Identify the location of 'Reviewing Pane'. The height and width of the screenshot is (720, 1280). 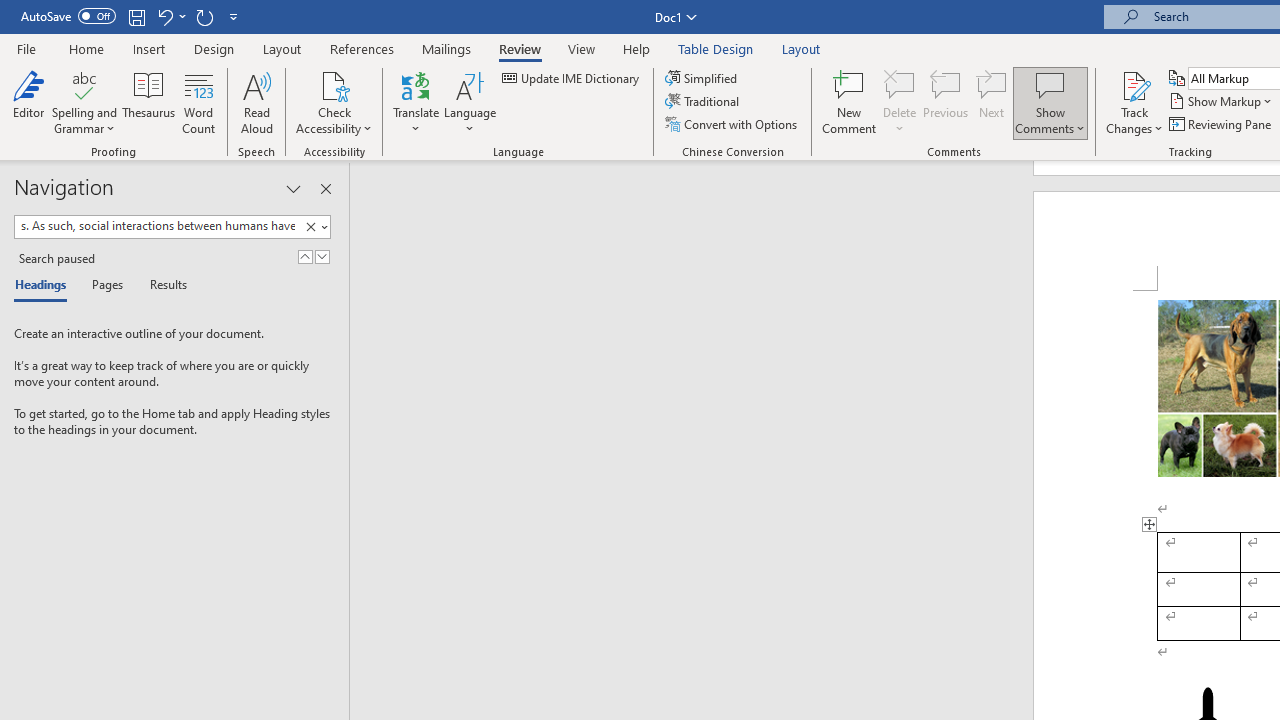
(1220, 124).